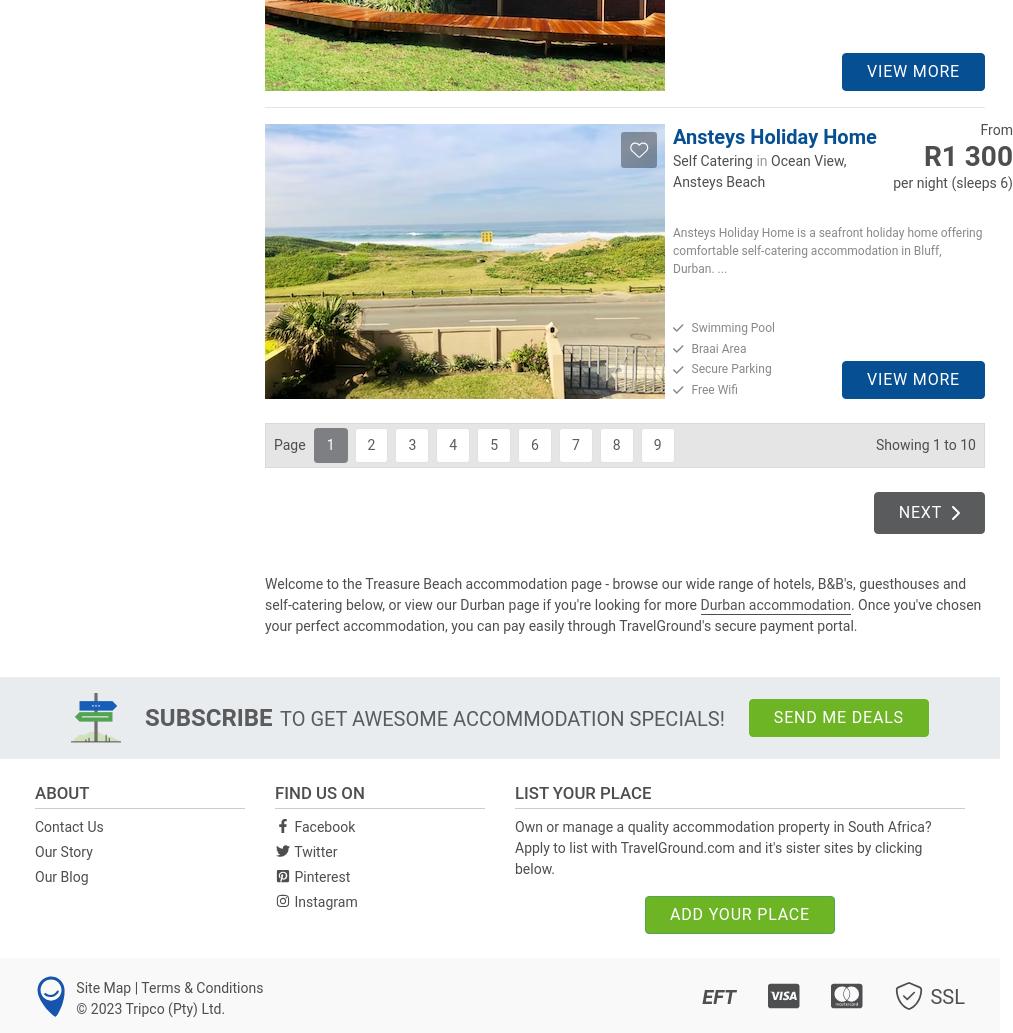  I want to click on 'Our Blog', so click(60, 874).